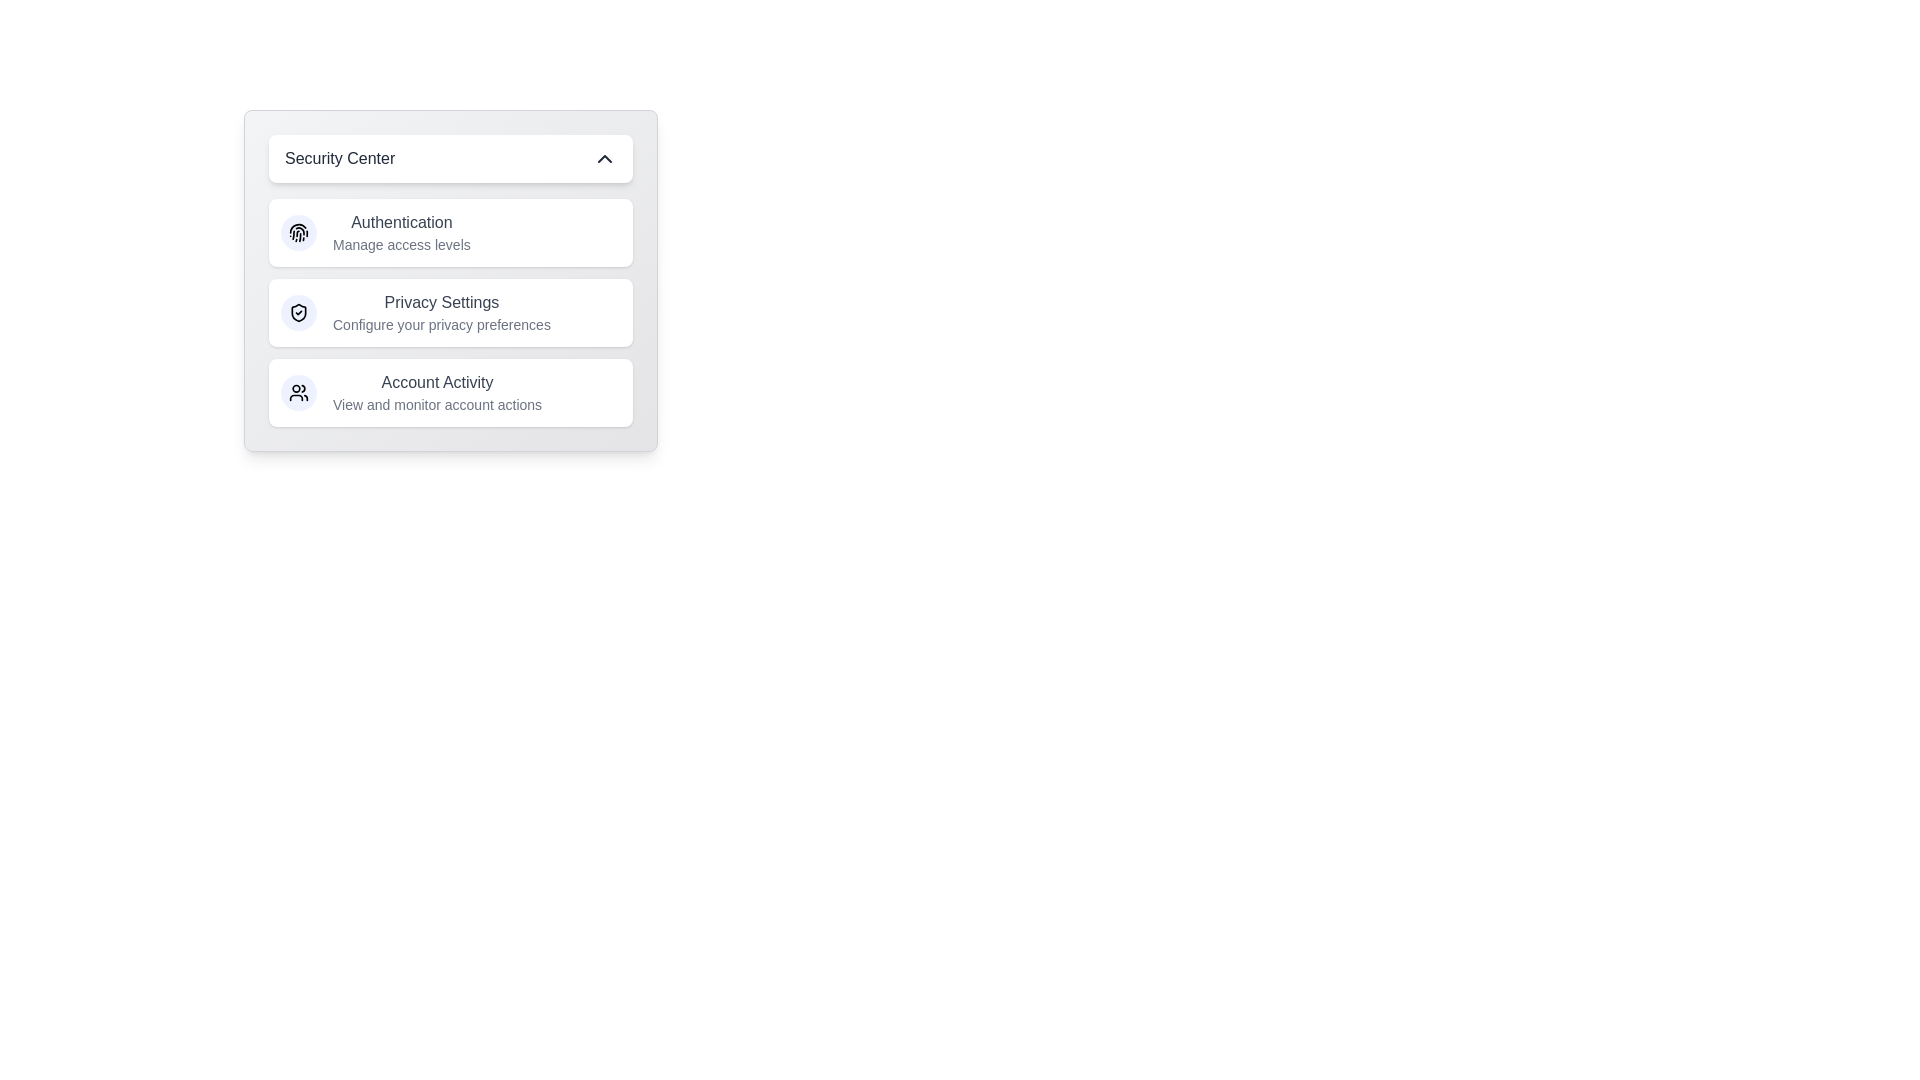 This screenshot has height=1080, width=1920. What do you see at coordinates (450, 231) in the screenshot?
I see `the menu item corresponding to Authentication` at bounding box center [450, 231].